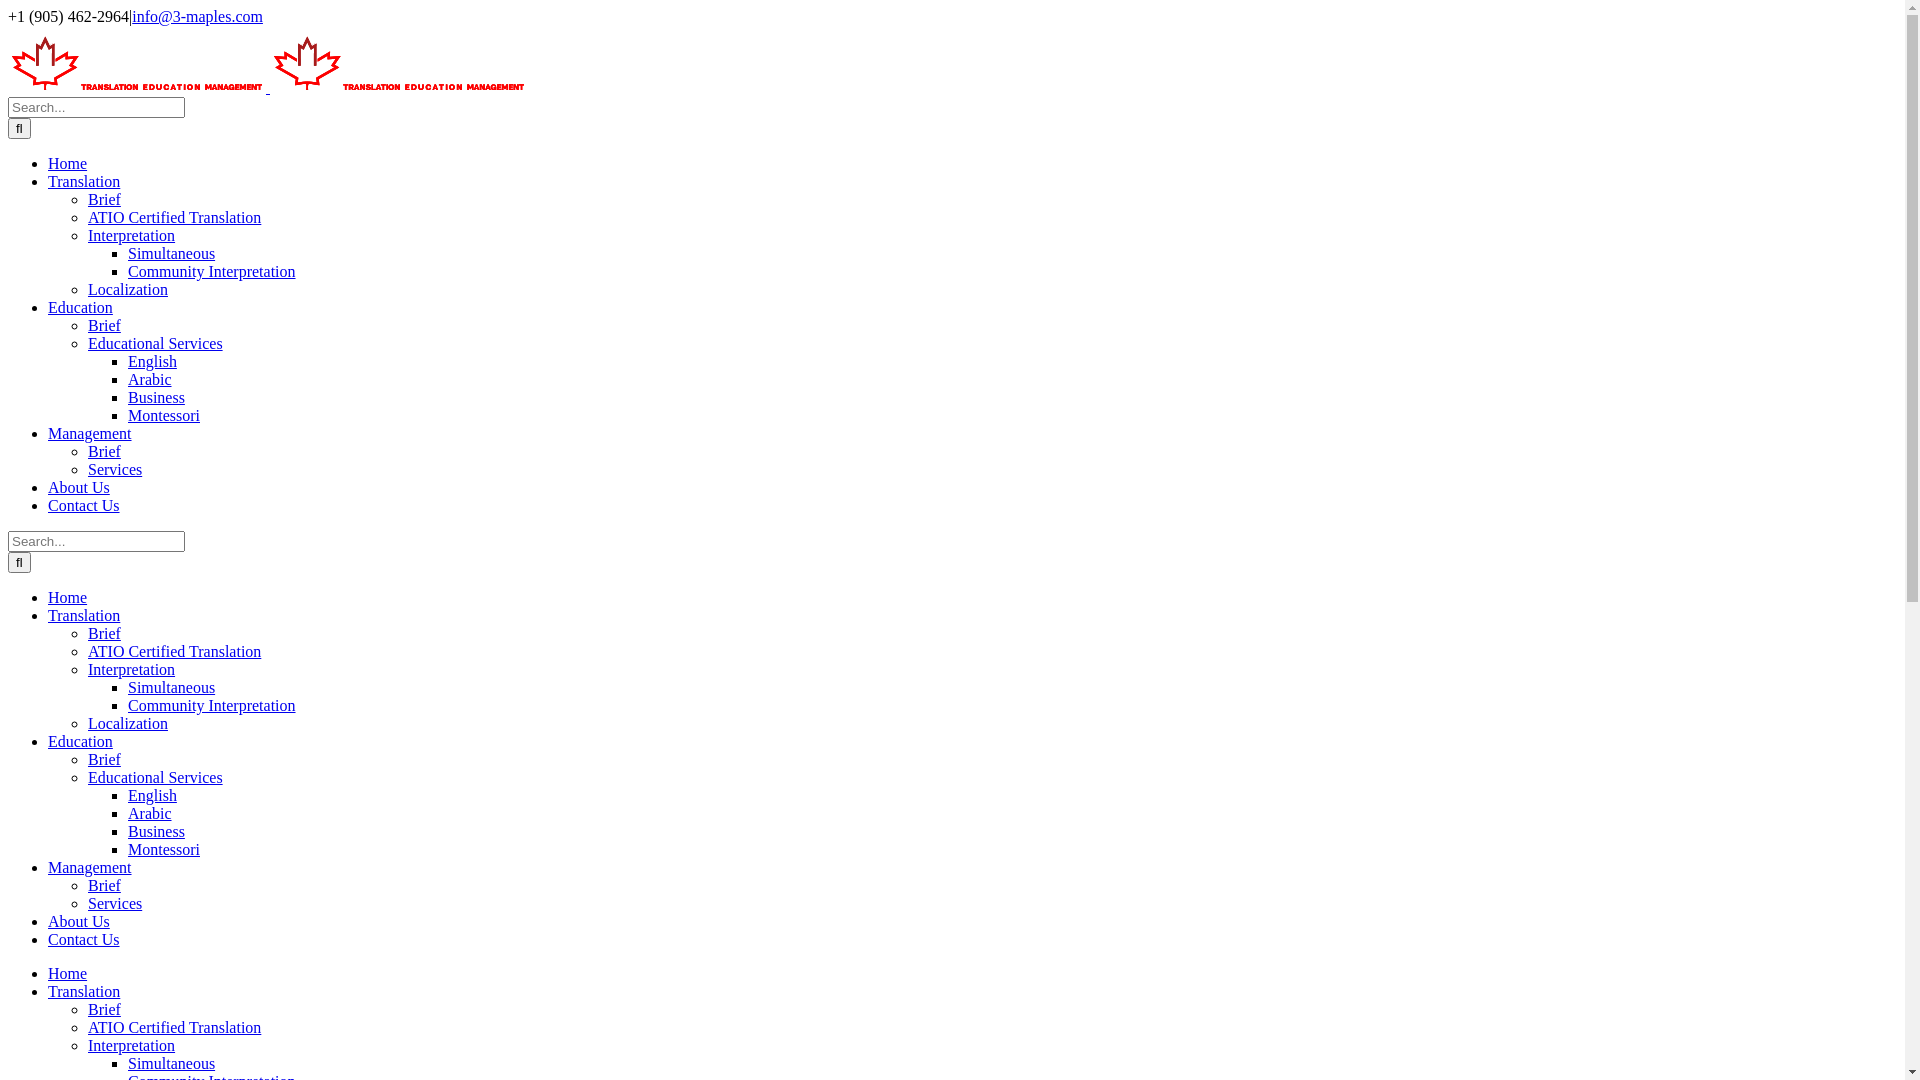 The image size is (1920, 1080). What do you see at coordinates (103, 884) in the screenshot?
I see `'Brief'` at bounding box center [103, 884].